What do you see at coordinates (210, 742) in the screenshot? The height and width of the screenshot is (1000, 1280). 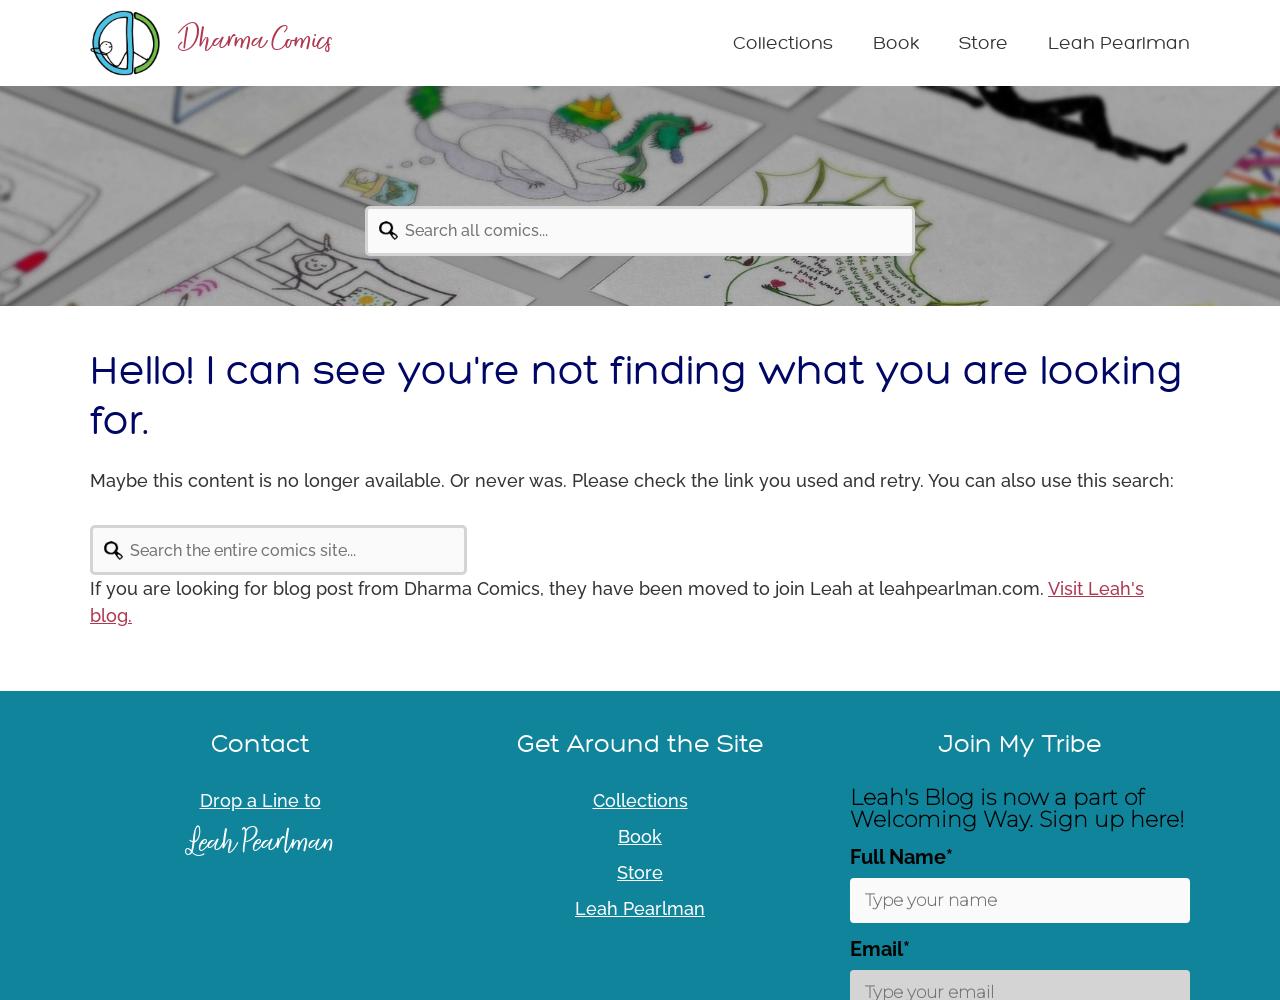 I see `'Contact'` at bounding box center [210, 742].